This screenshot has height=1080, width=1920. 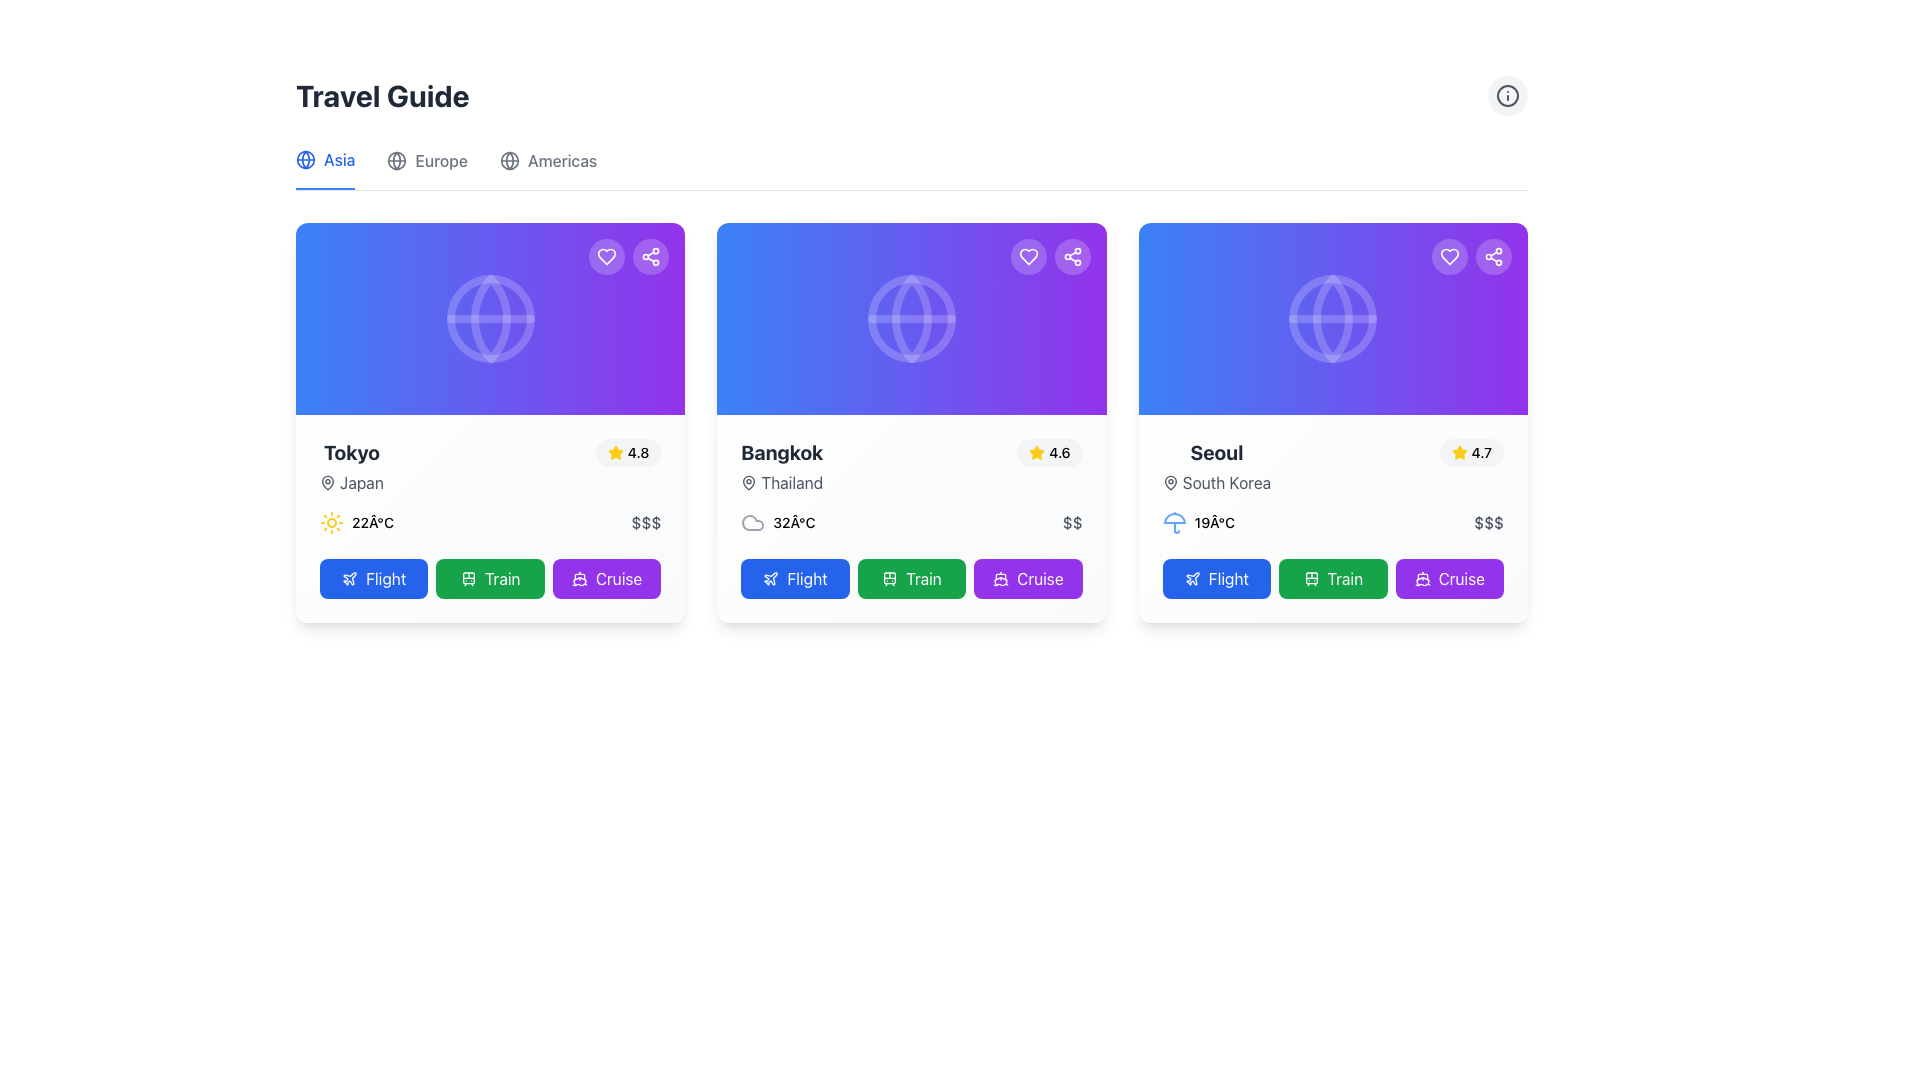 What do you see at coordinates (1507, 96) in the screenshot?
I see `the SVG graphical element in the top-right corner of the interface` at bounding box center [1507, 96].